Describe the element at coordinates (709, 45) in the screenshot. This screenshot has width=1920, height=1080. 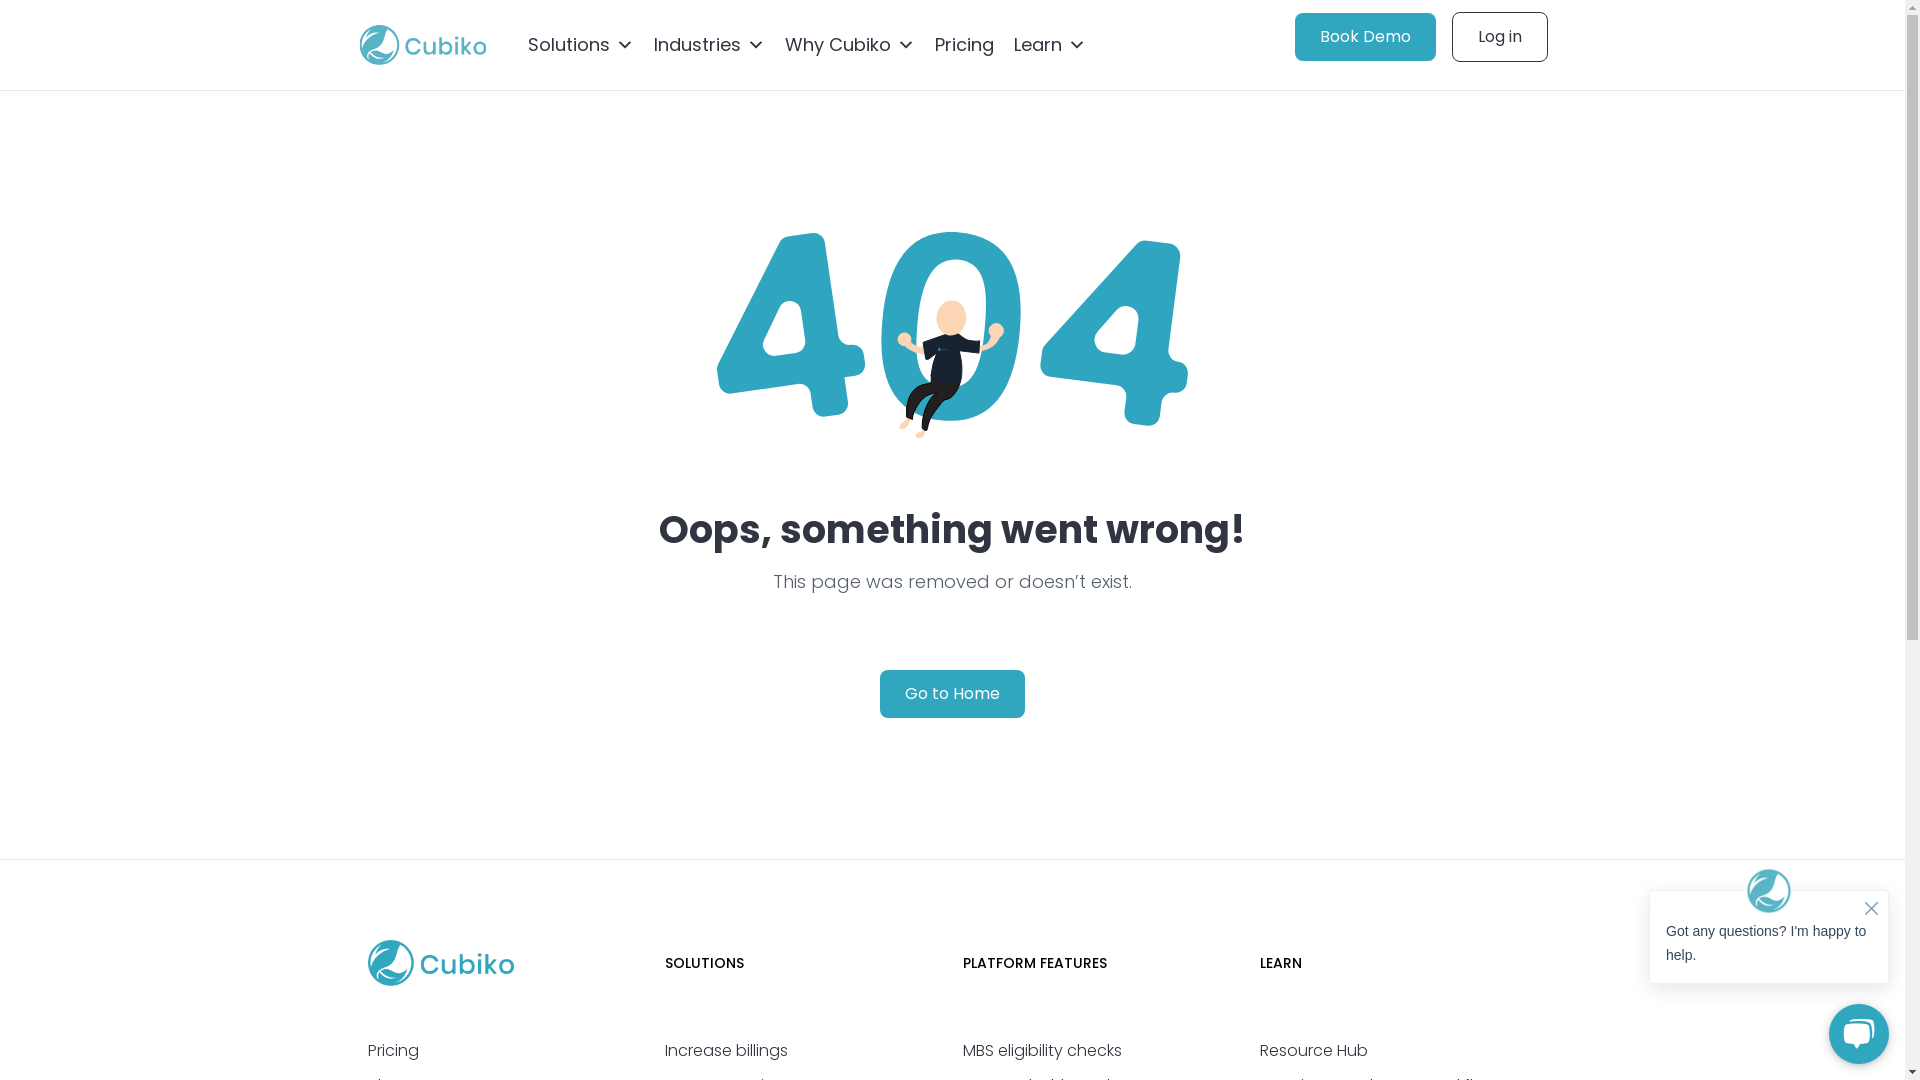
I see `'Industries'` at that location.